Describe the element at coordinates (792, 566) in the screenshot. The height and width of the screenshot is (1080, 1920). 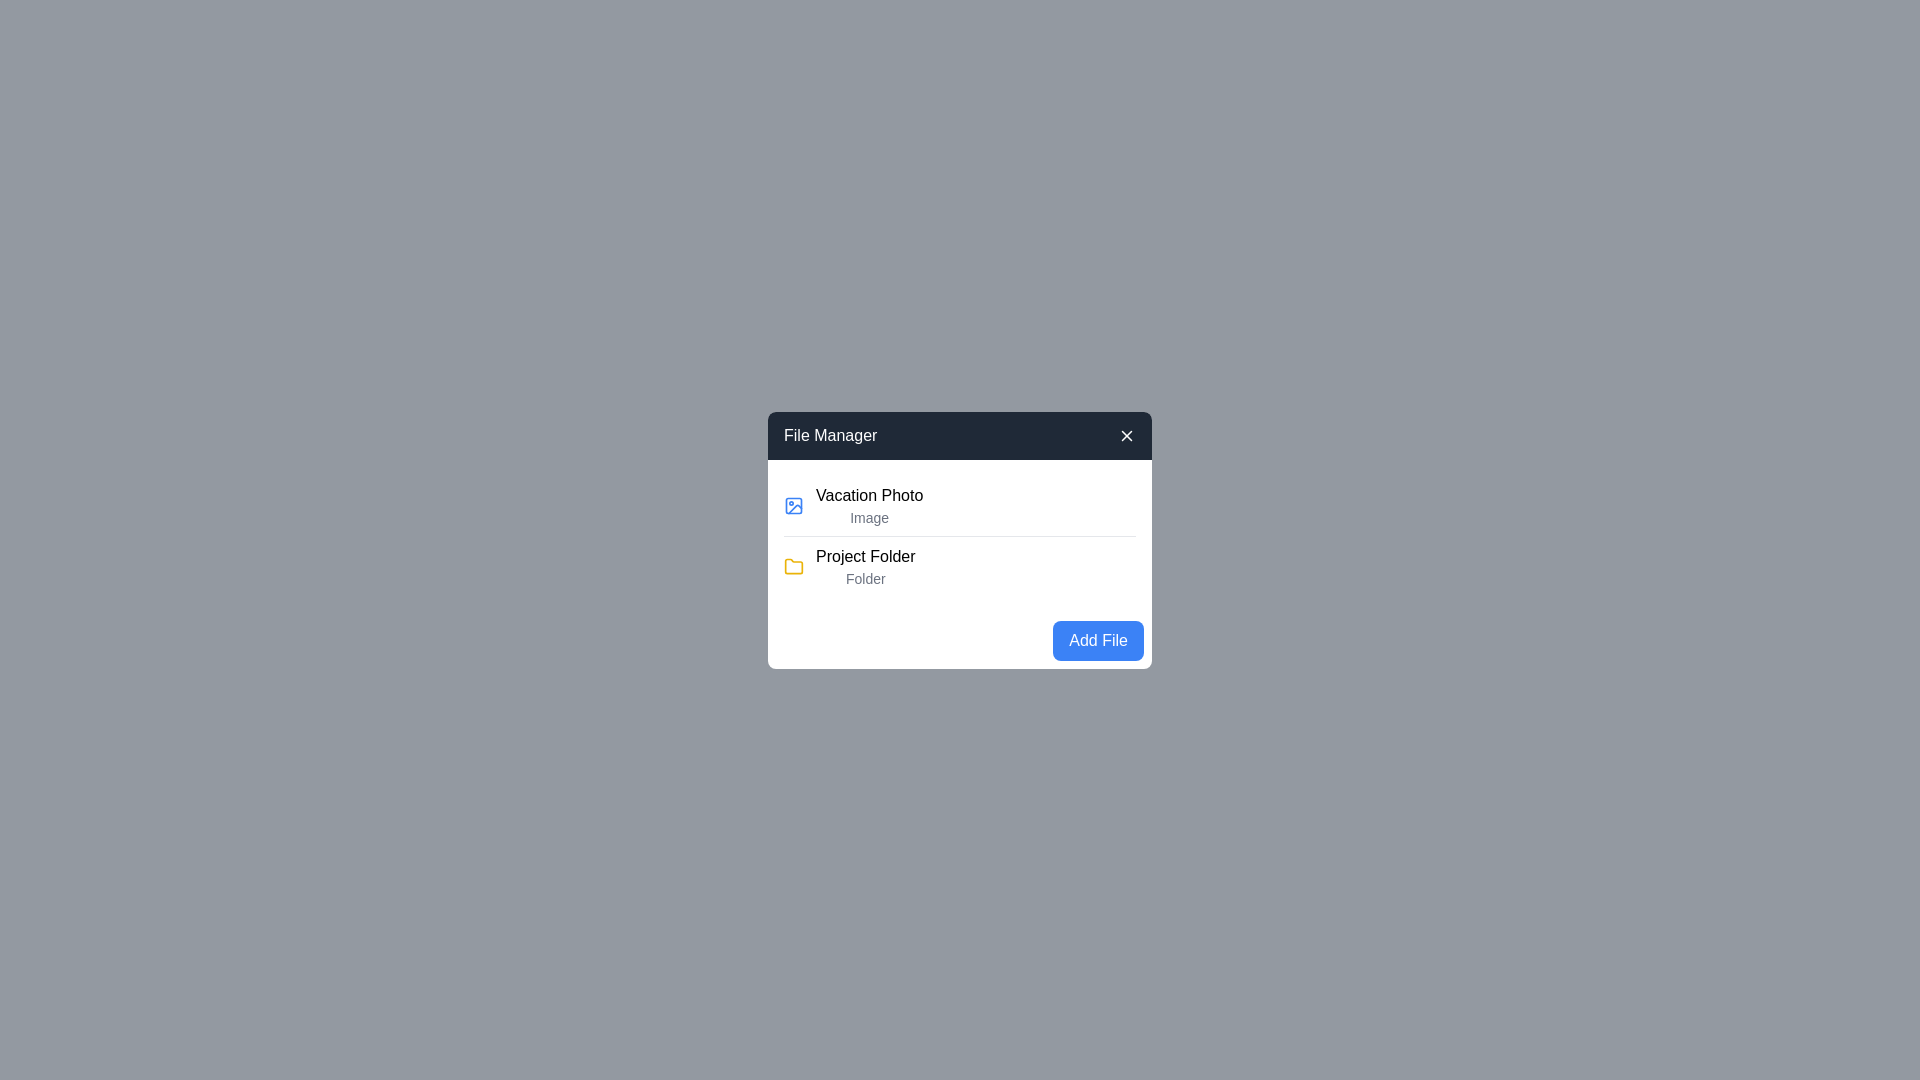
I see `the icon associated with Project Folder to interact with it` at that location.